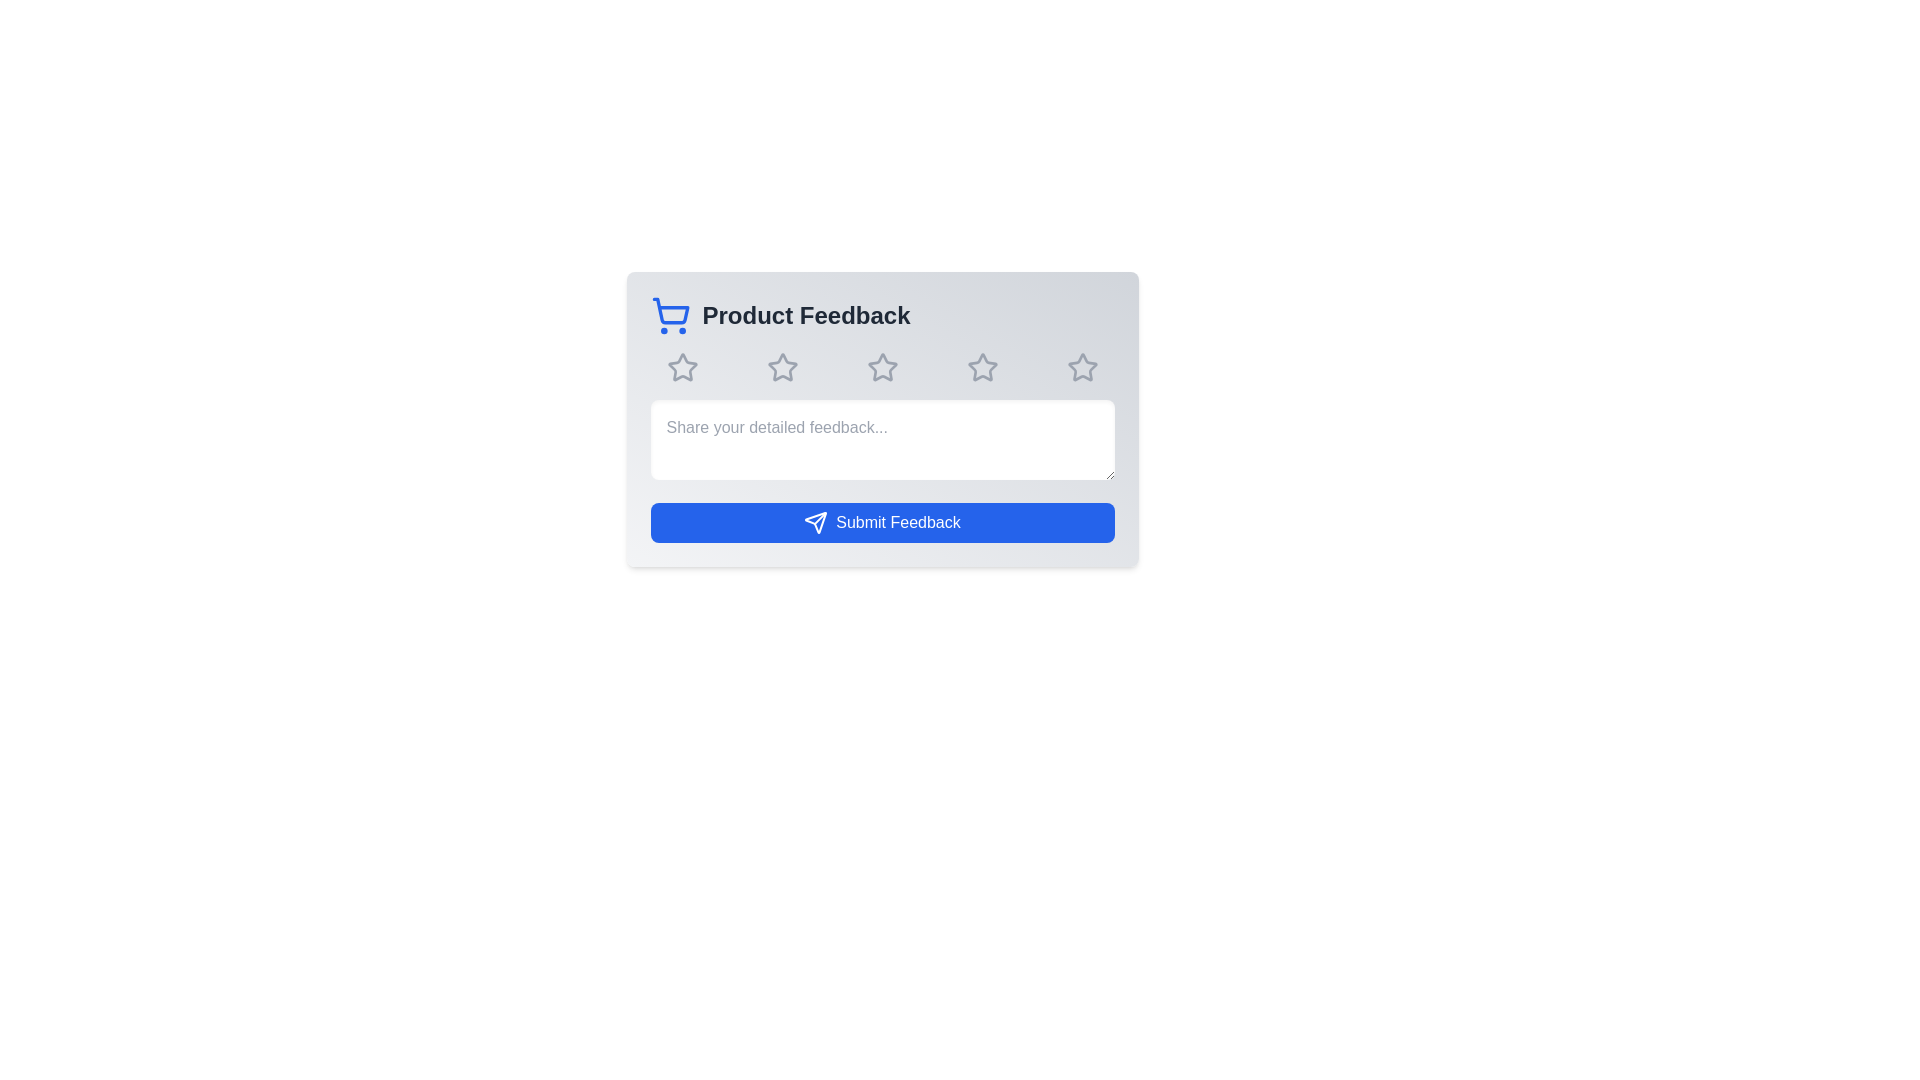 This screenshot has width=1920, height=1080. Describe the element at coordinates (682, 367) in the screenshot. I see `the first star icon in the star rating component` at that location.